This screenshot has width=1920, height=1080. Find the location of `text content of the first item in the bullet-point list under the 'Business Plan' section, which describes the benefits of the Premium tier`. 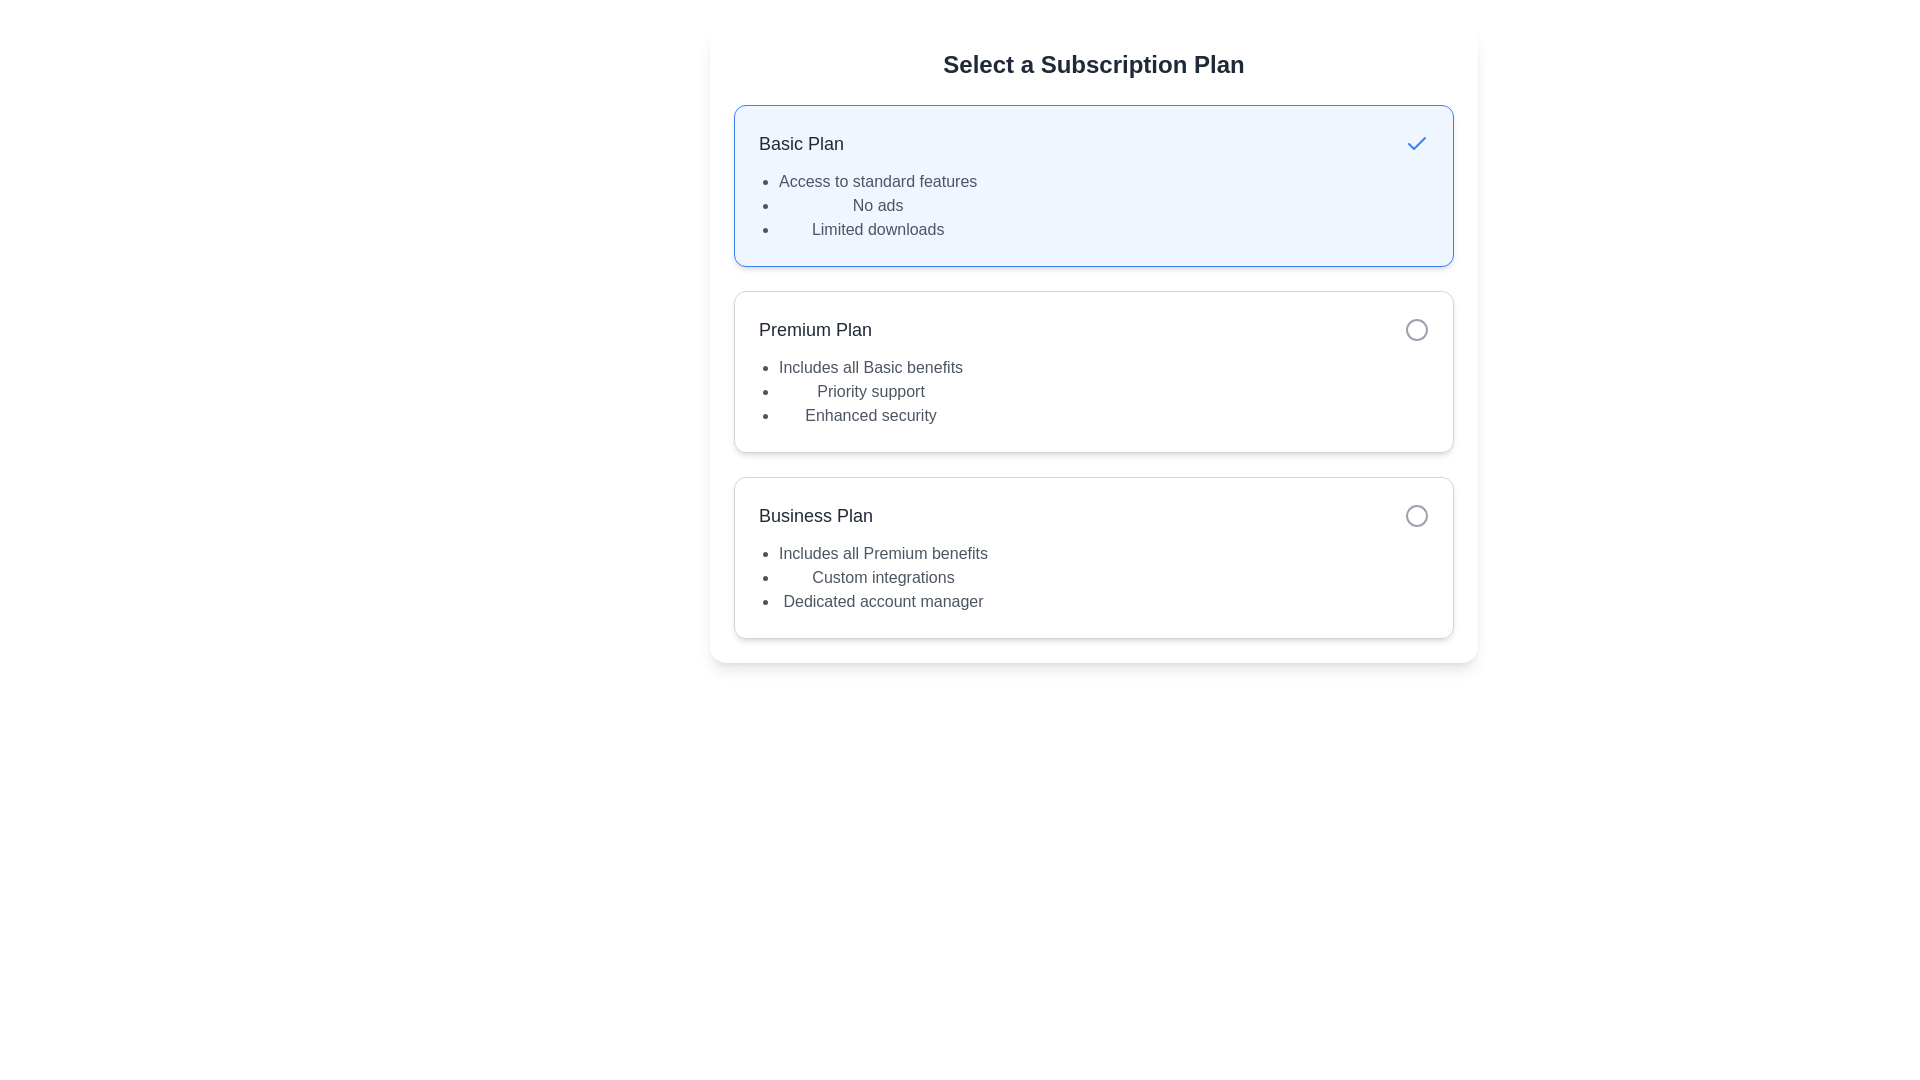

text content of the first item in the bullet-point list under the 'Business Plan' section, which describes the benefits of the Premium tier is located at coordinates (882, 554).